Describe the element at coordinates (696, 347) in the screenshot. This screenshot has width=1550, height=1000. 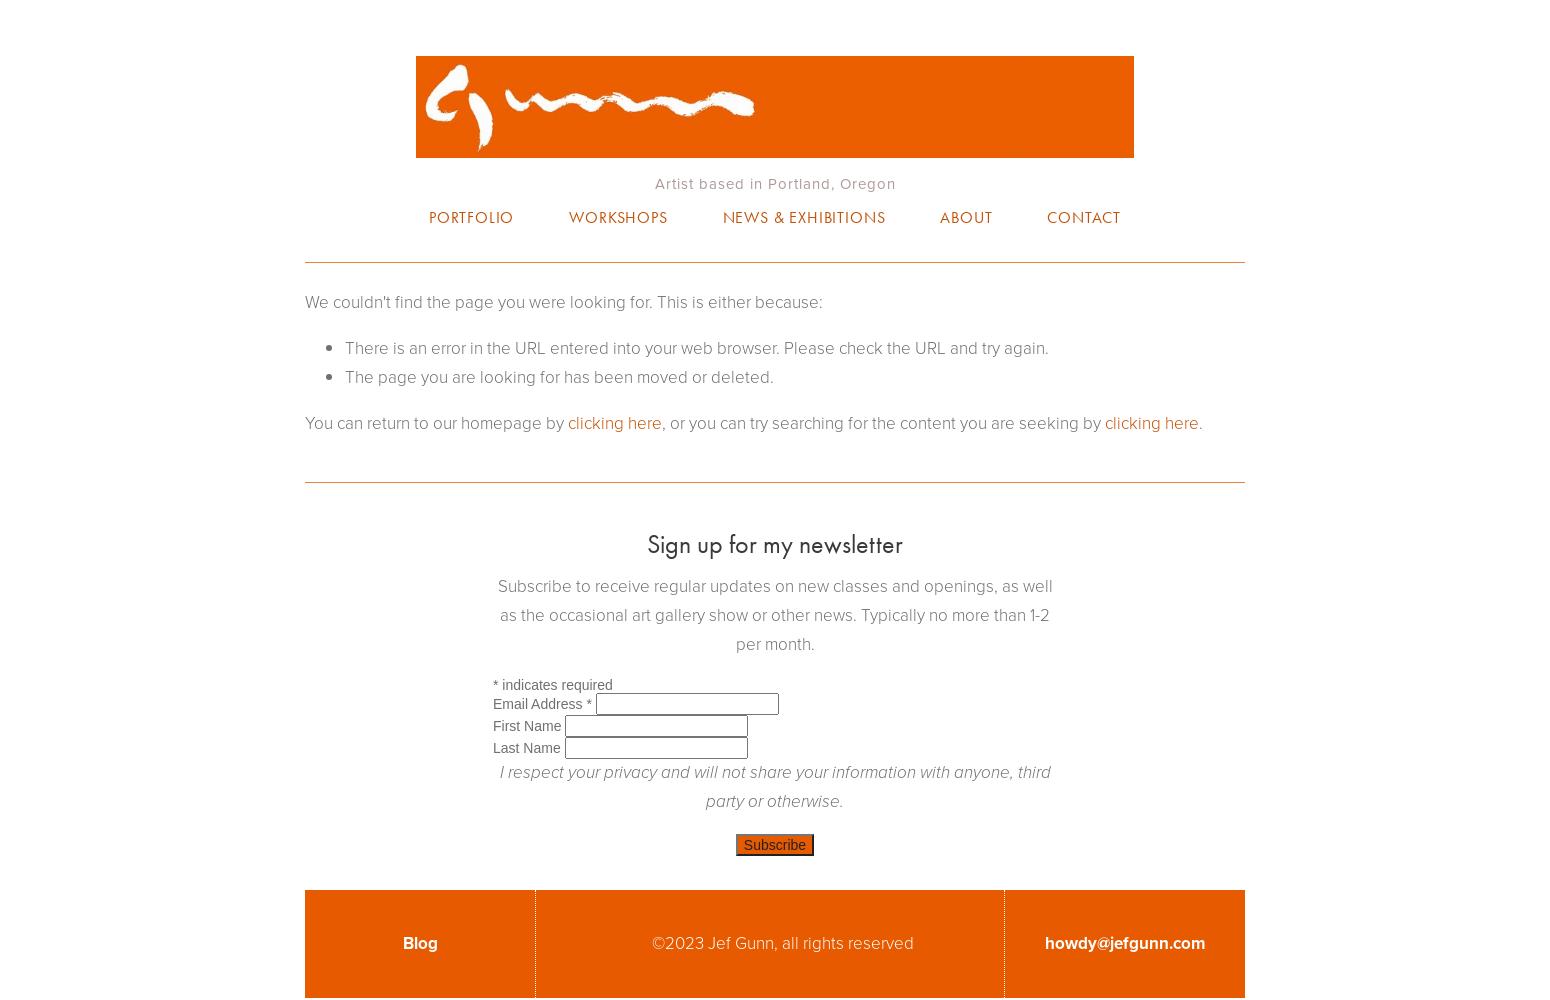
I see `'There is an error in the URL entered into your web browser. Please check the URL and try again.'` at that location.